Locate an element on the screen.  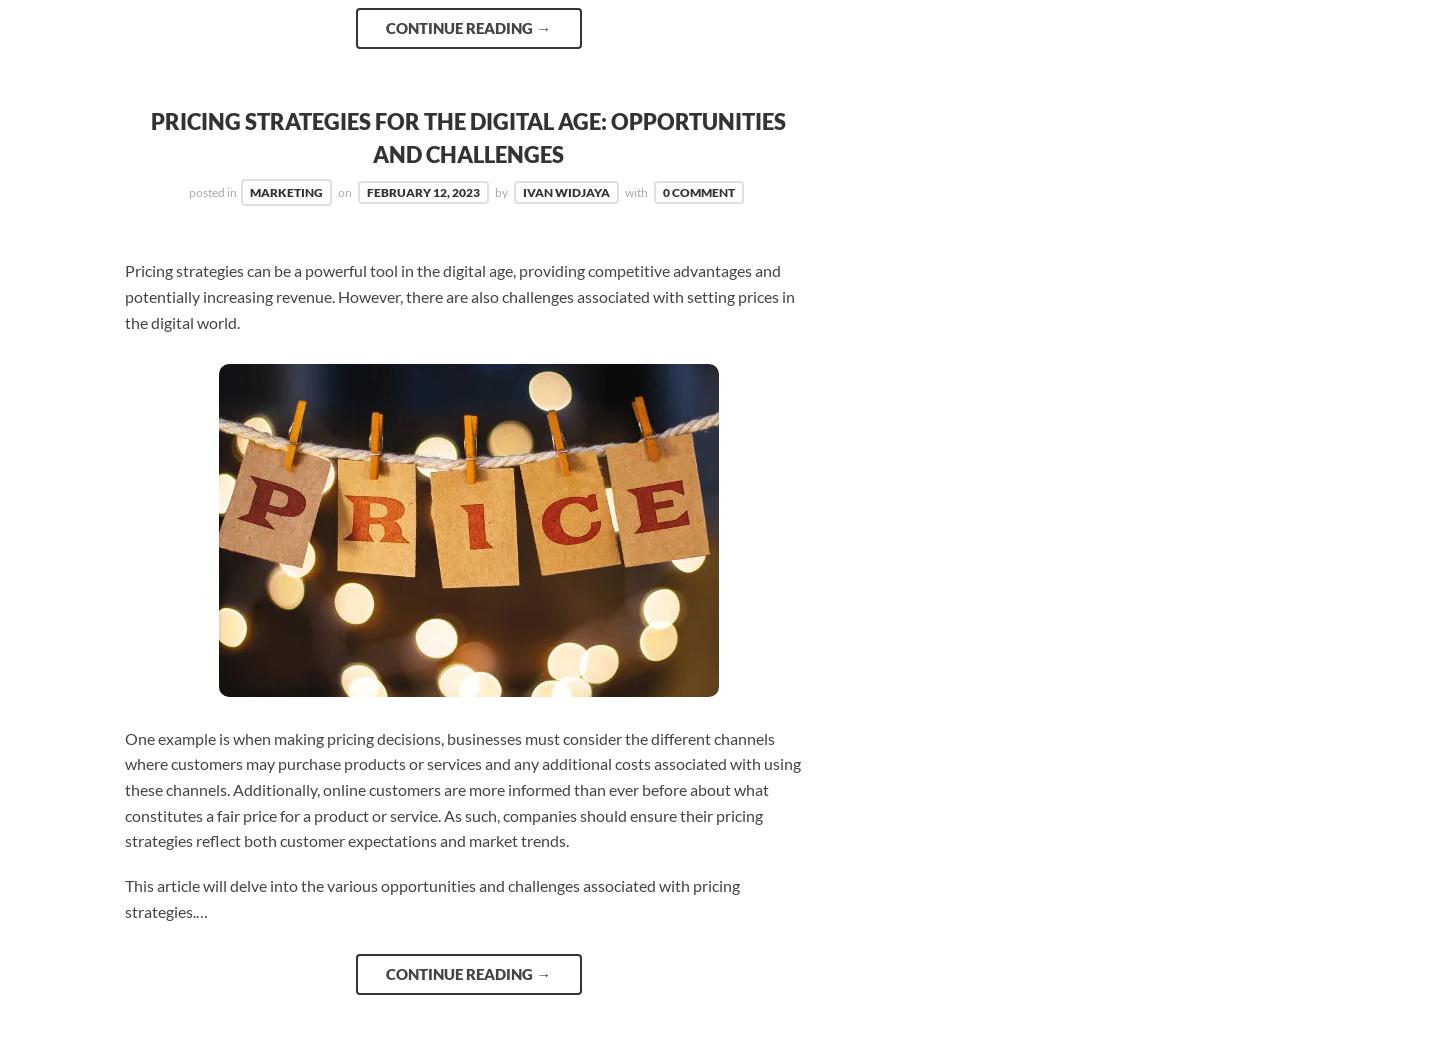
'Pricing Strategies For The Digital Age: Opportunities And Challenges' is located at coordinates (149, 137).